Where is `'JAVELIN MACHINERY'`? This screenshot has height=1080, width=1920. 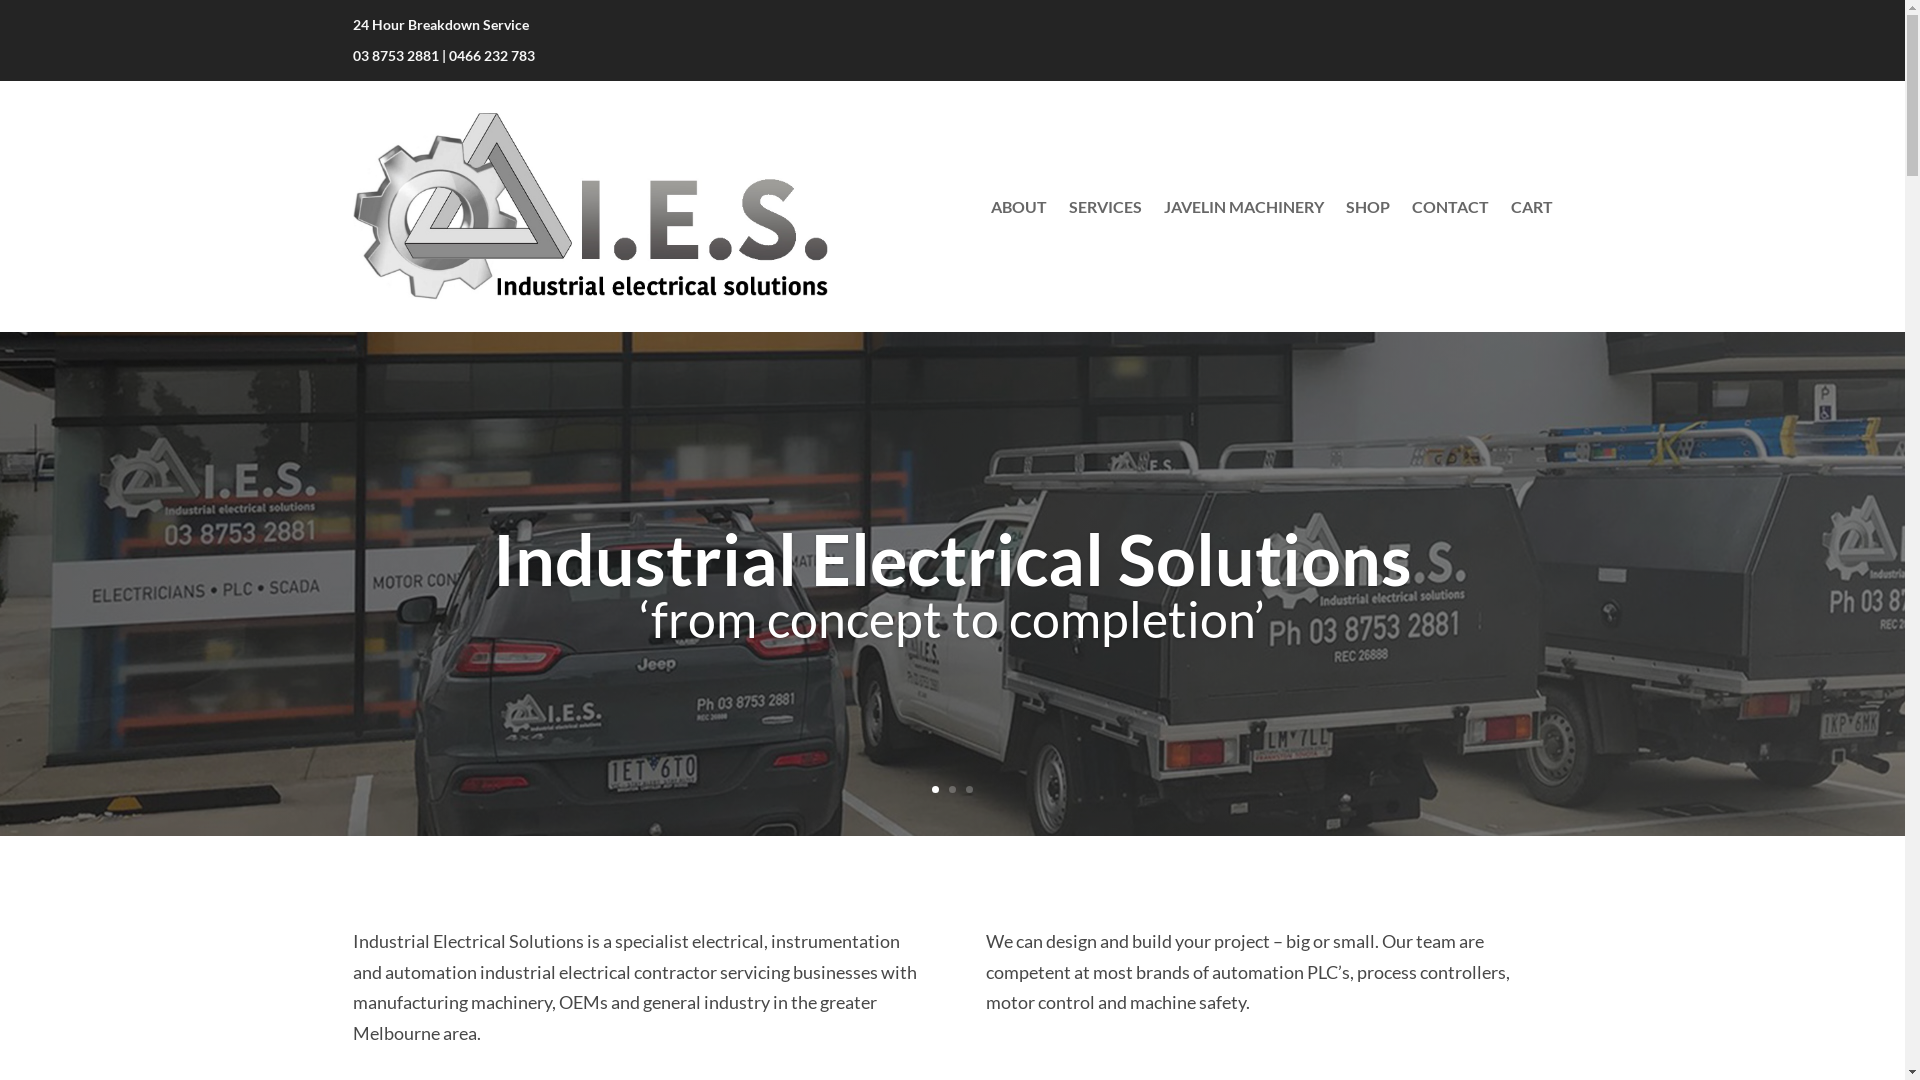 'JAVELIN MACHINERY' is located at coordinates (1242, 206).